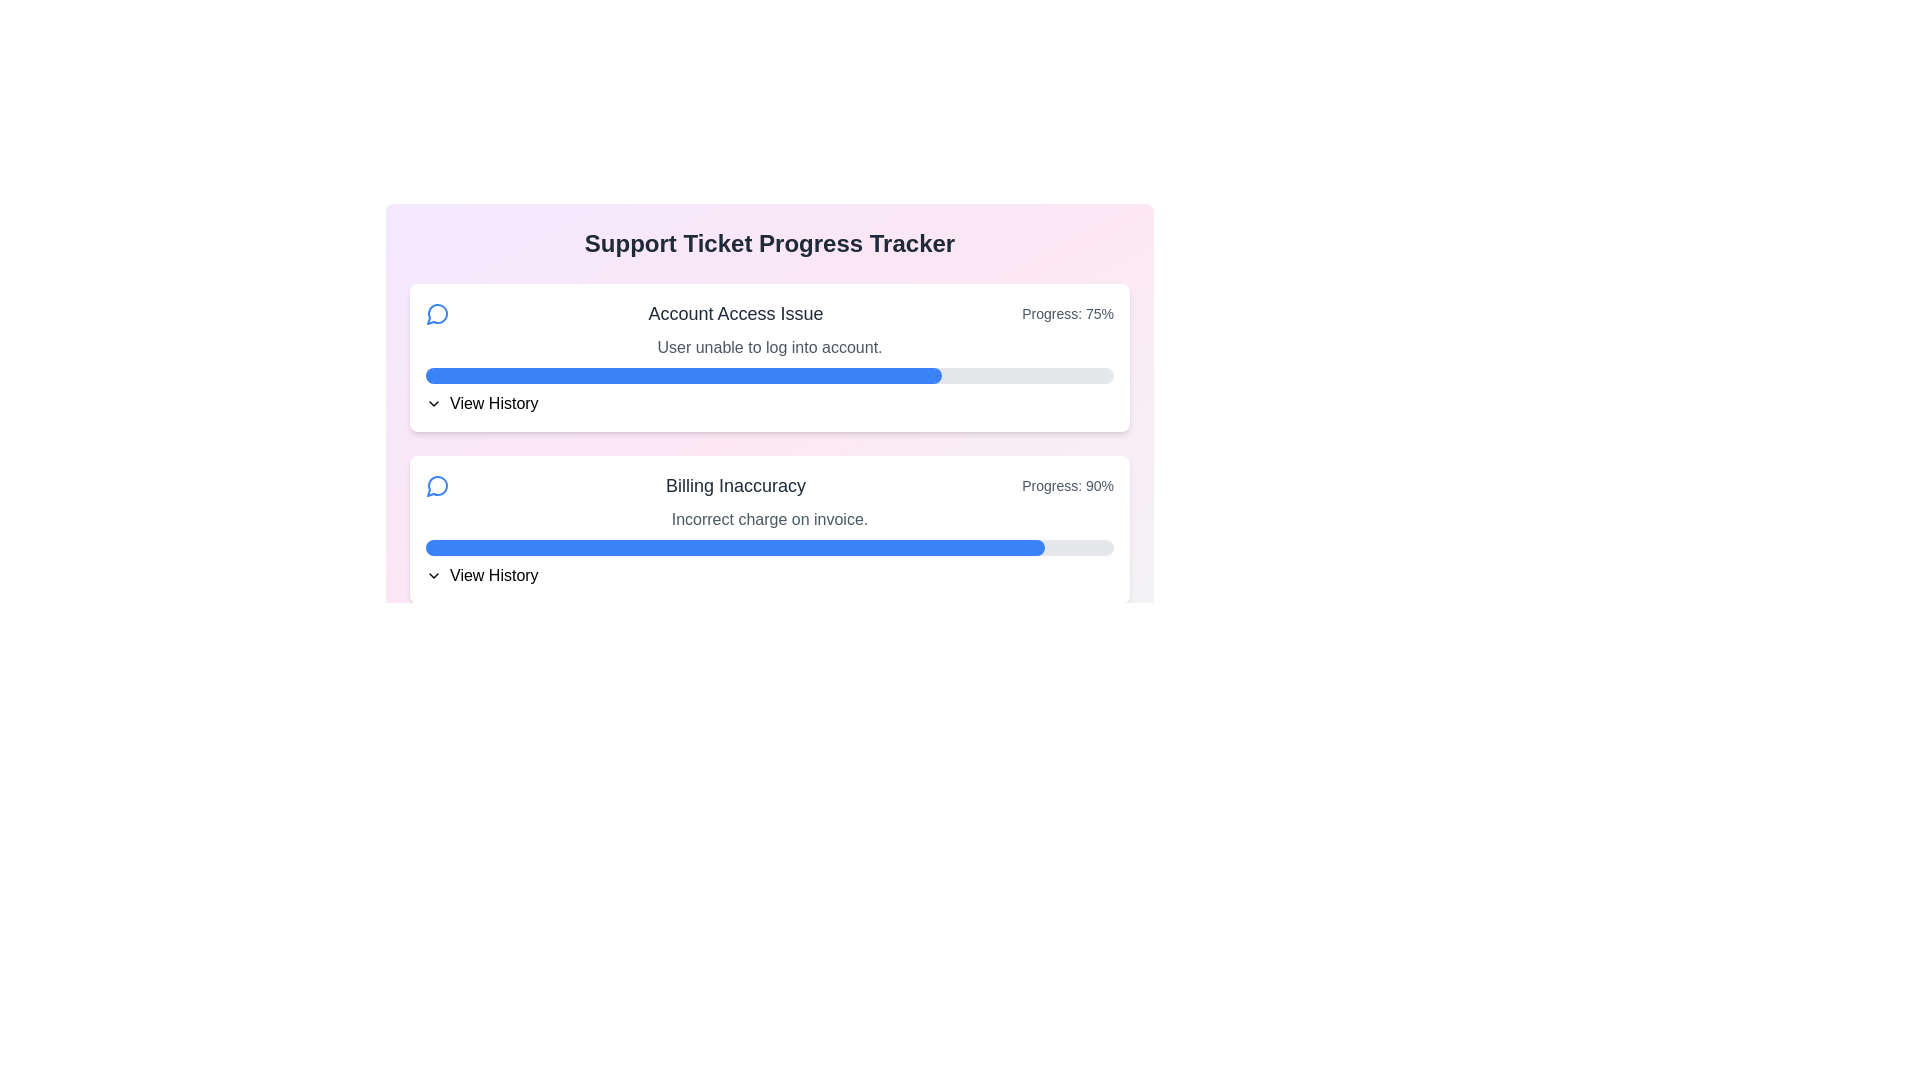  I want to click on the text label displaying 'Incorrect charge on invoice.' which is located below the header 'Billing Inaccuracy' and above the progress bar in the second card, so click(768, 519).